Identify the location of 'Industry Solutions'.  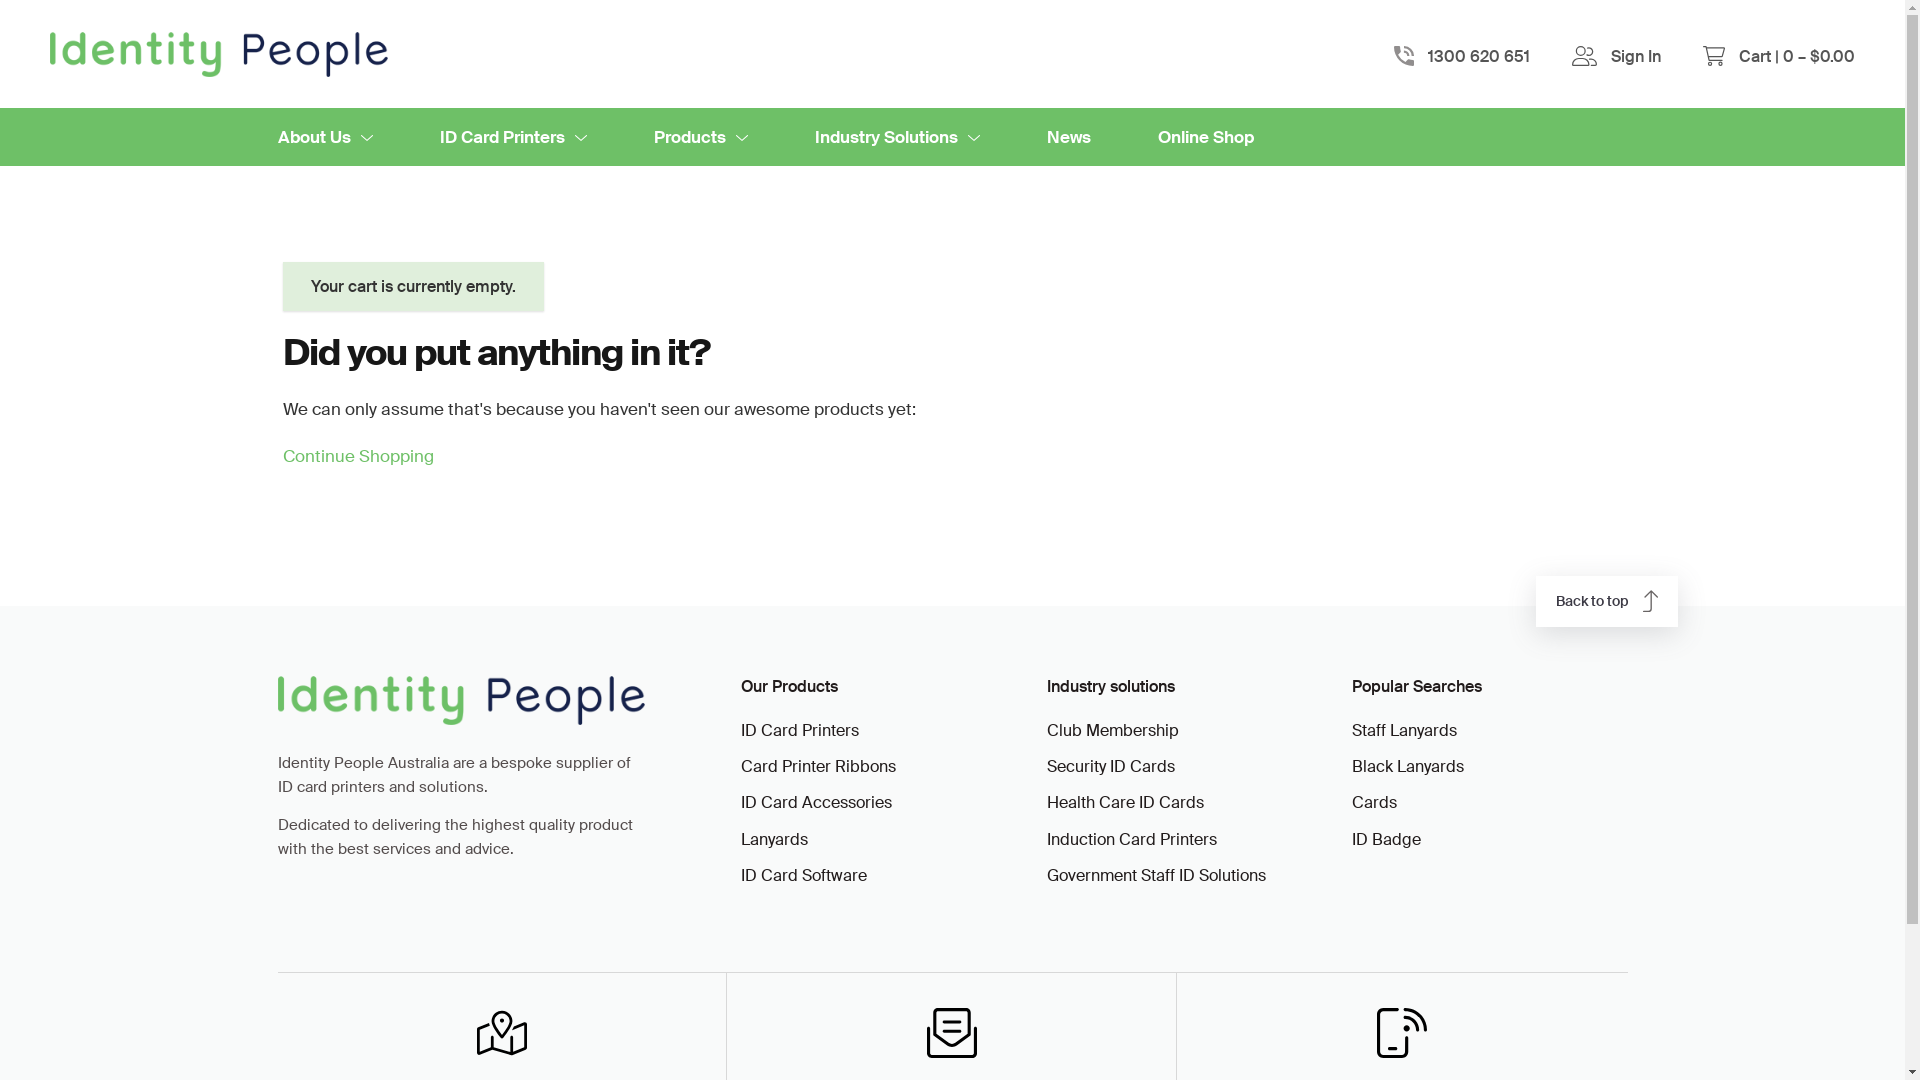
(814, 136).